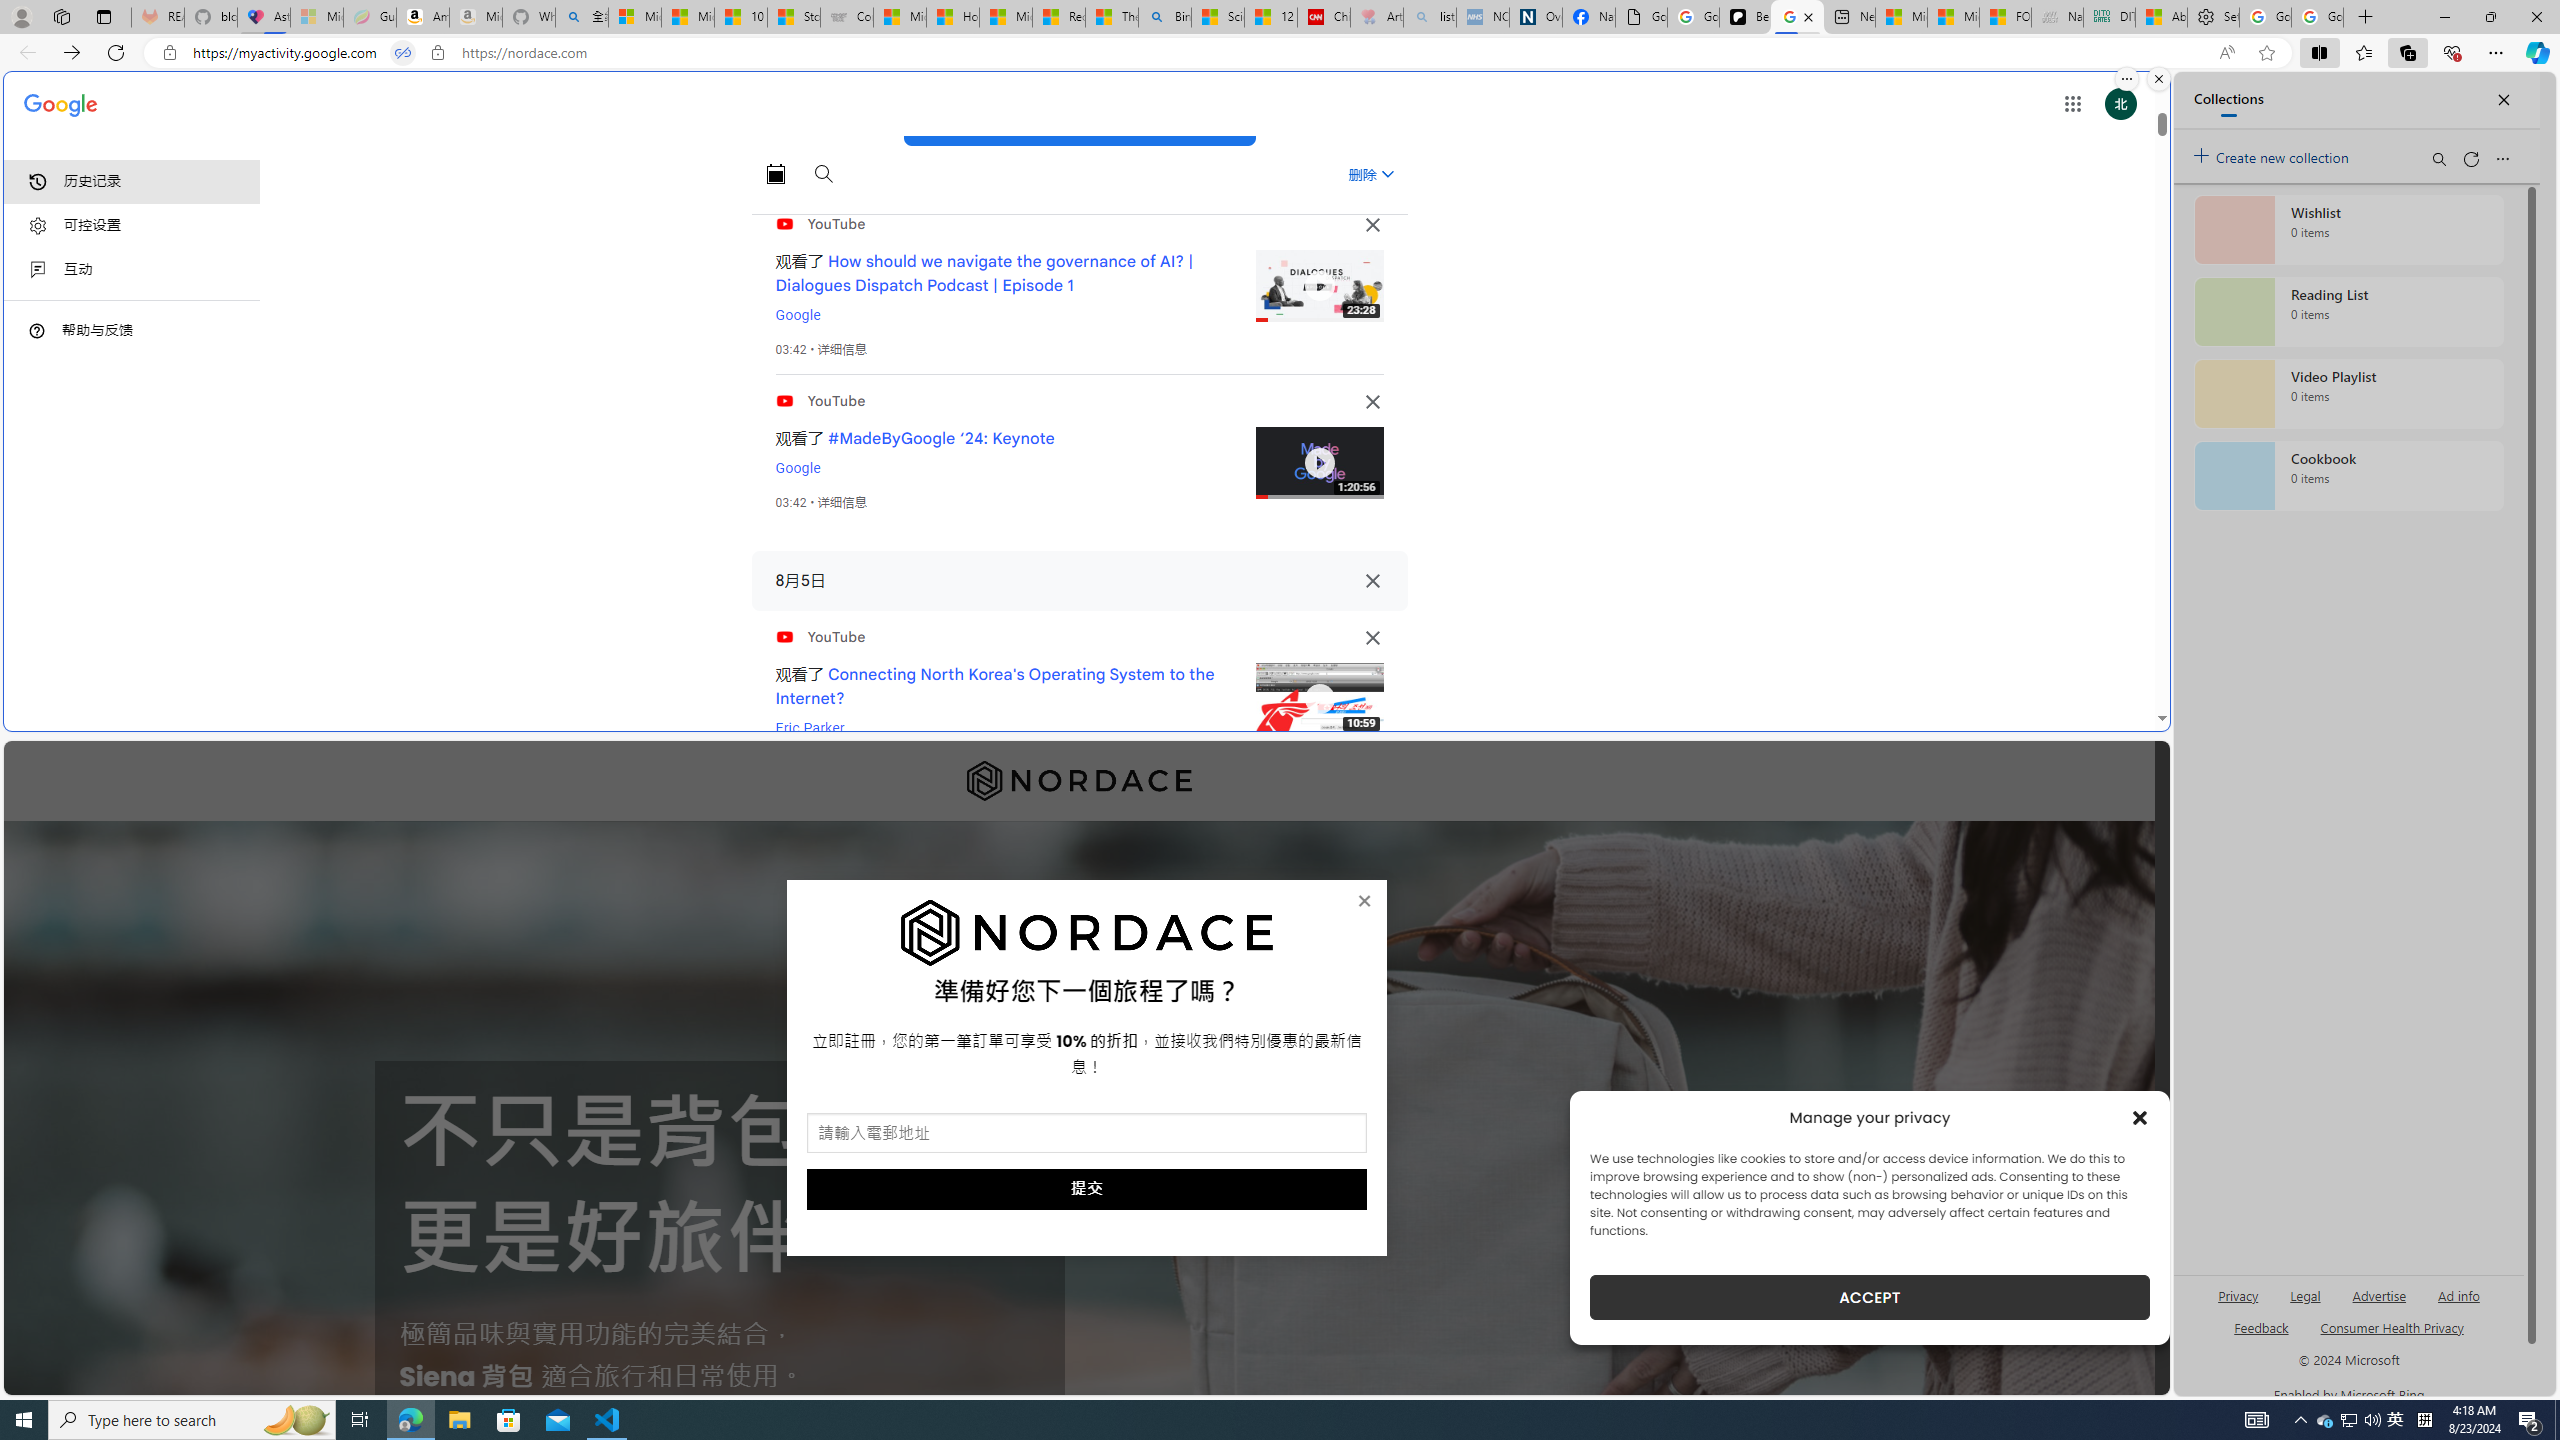 The image size is (2560, 1440). I want to click on 'AutomationID: field_5_1', so click(1085, 1134).